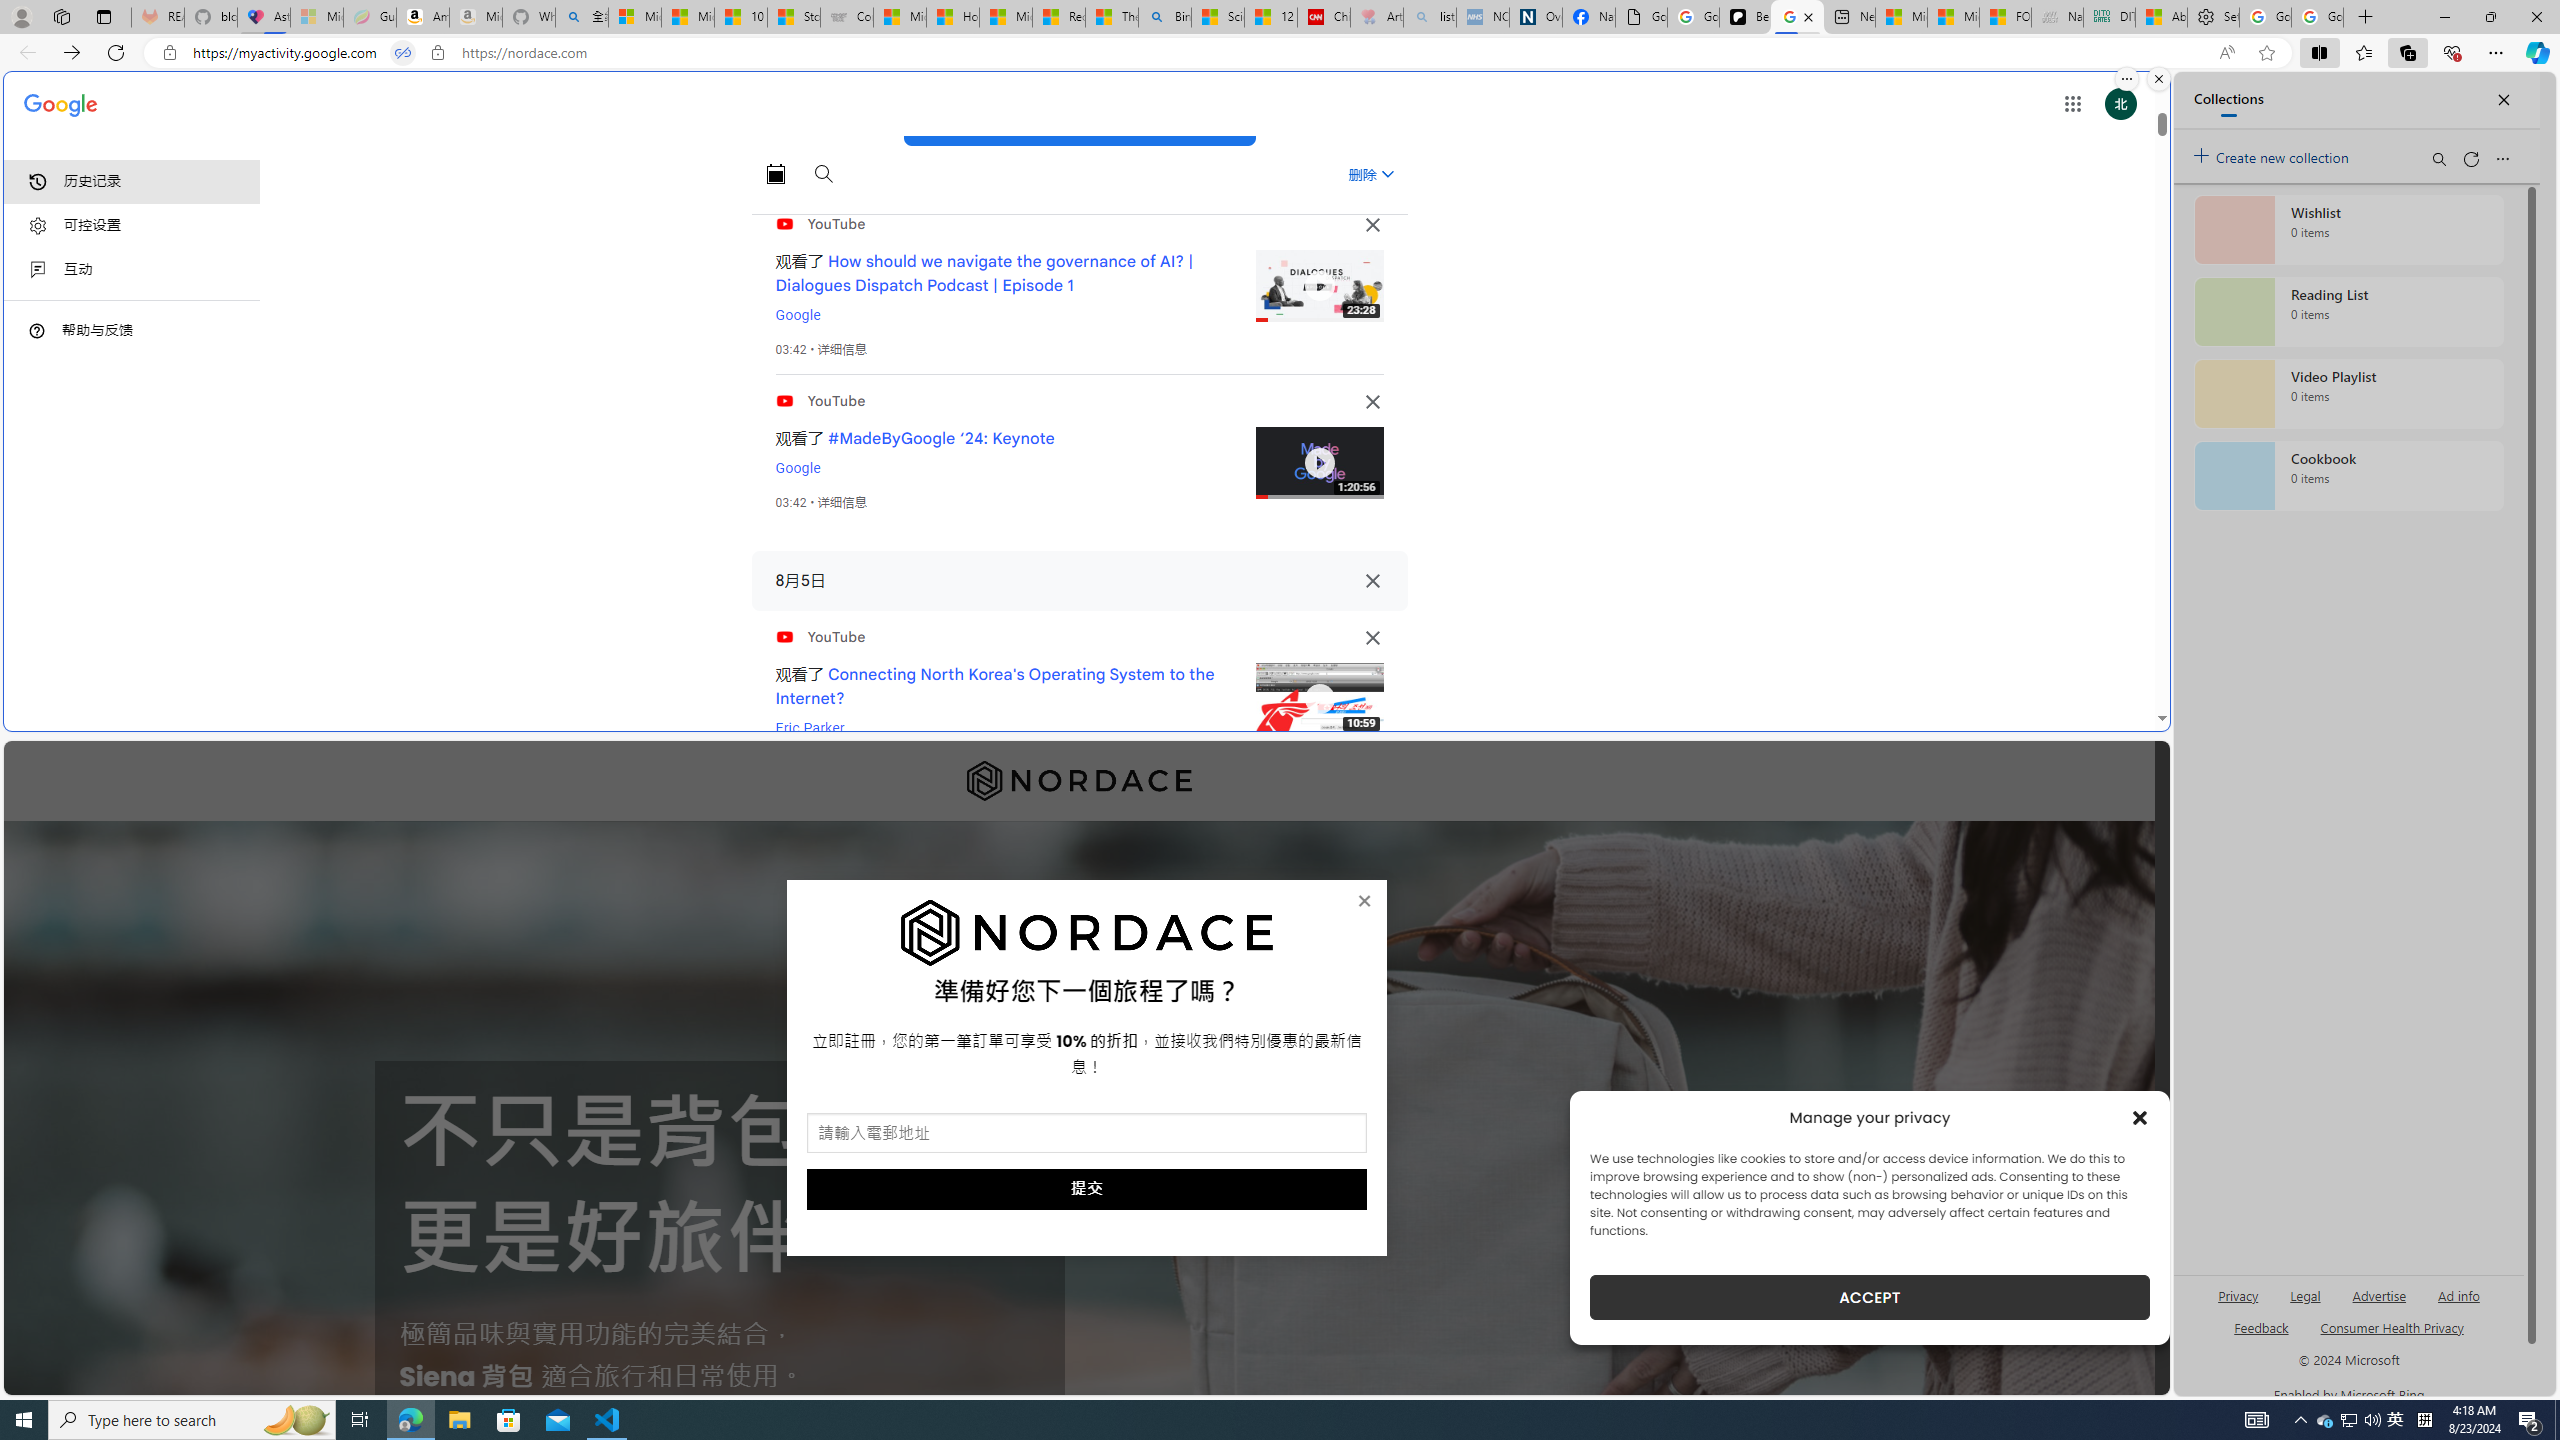 The image size is (2560, 1440). I want to click on 'AutomationID: field_5_1', so click(1085, 1134).